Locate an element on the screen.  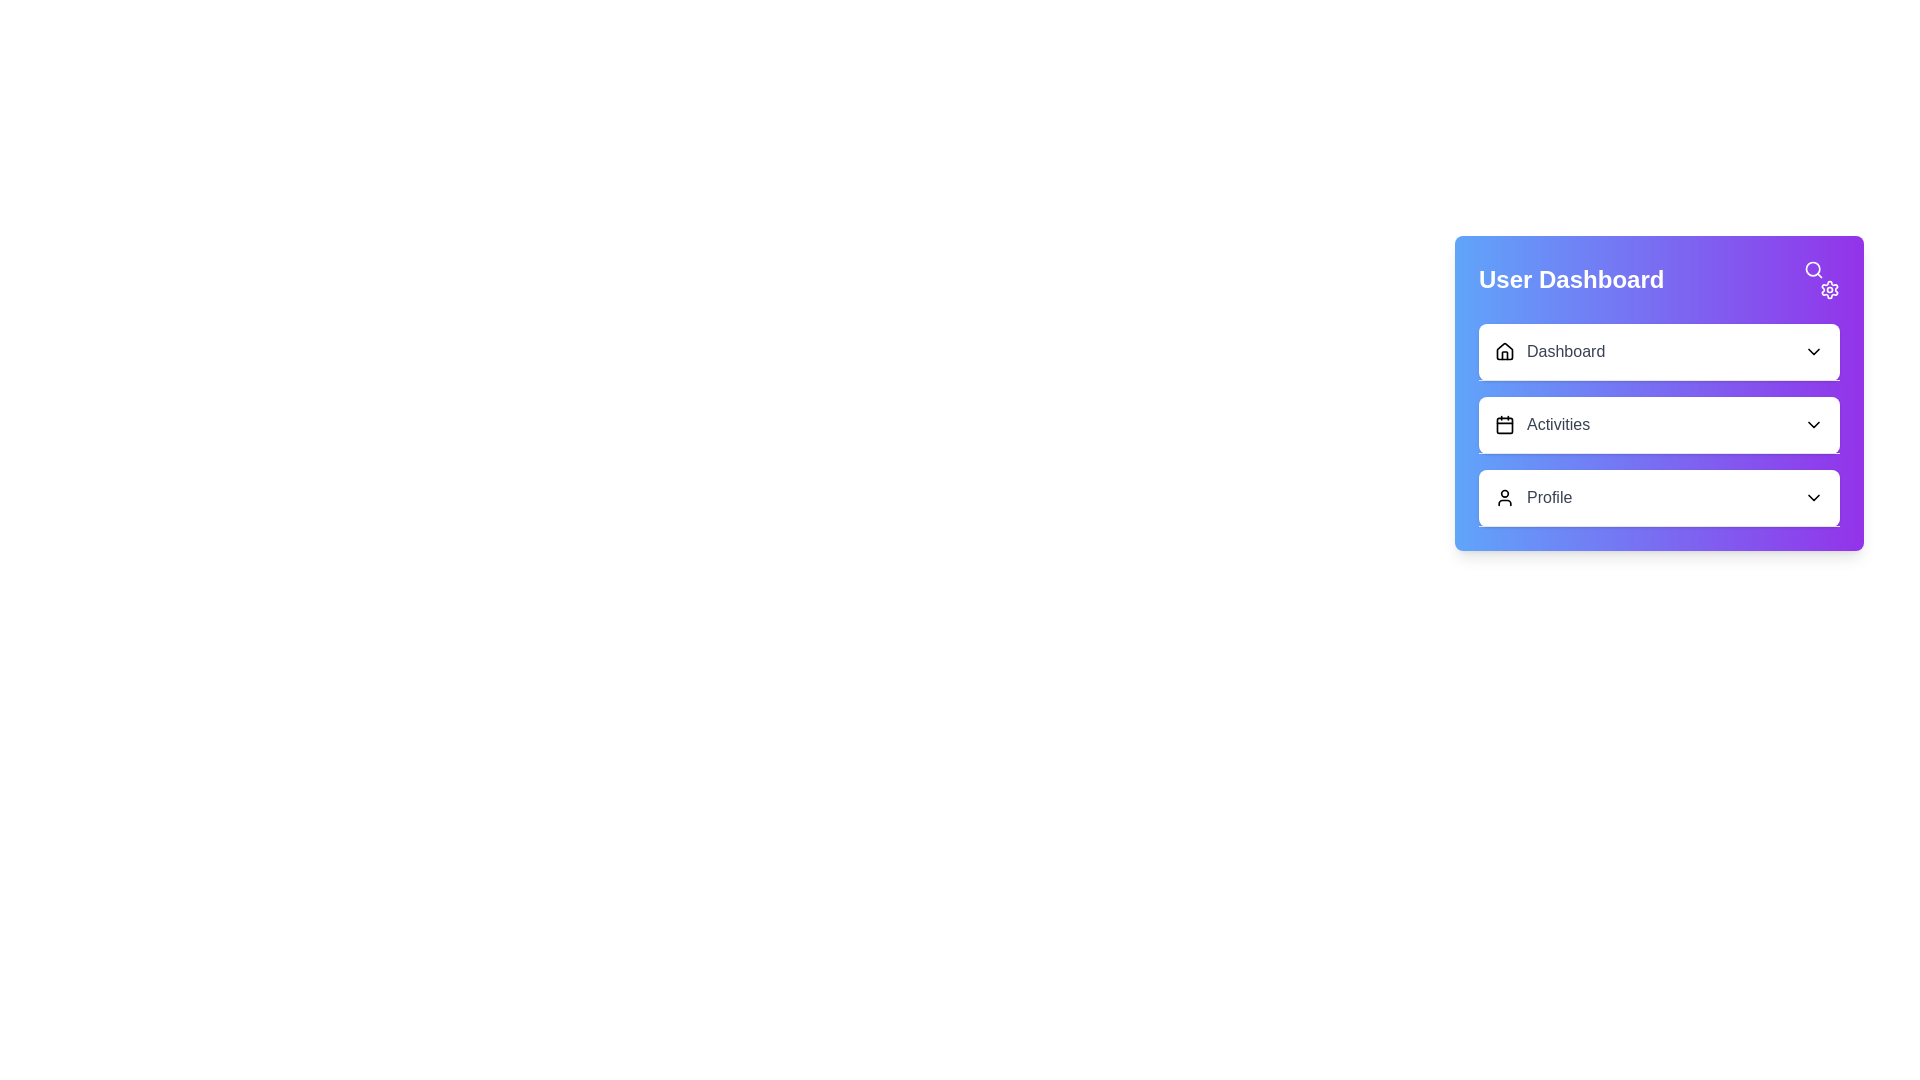
the magnifying glass icon in the top-right corner of the User Dashboard to initiate the search feature is located at coordinates (1822, 280).